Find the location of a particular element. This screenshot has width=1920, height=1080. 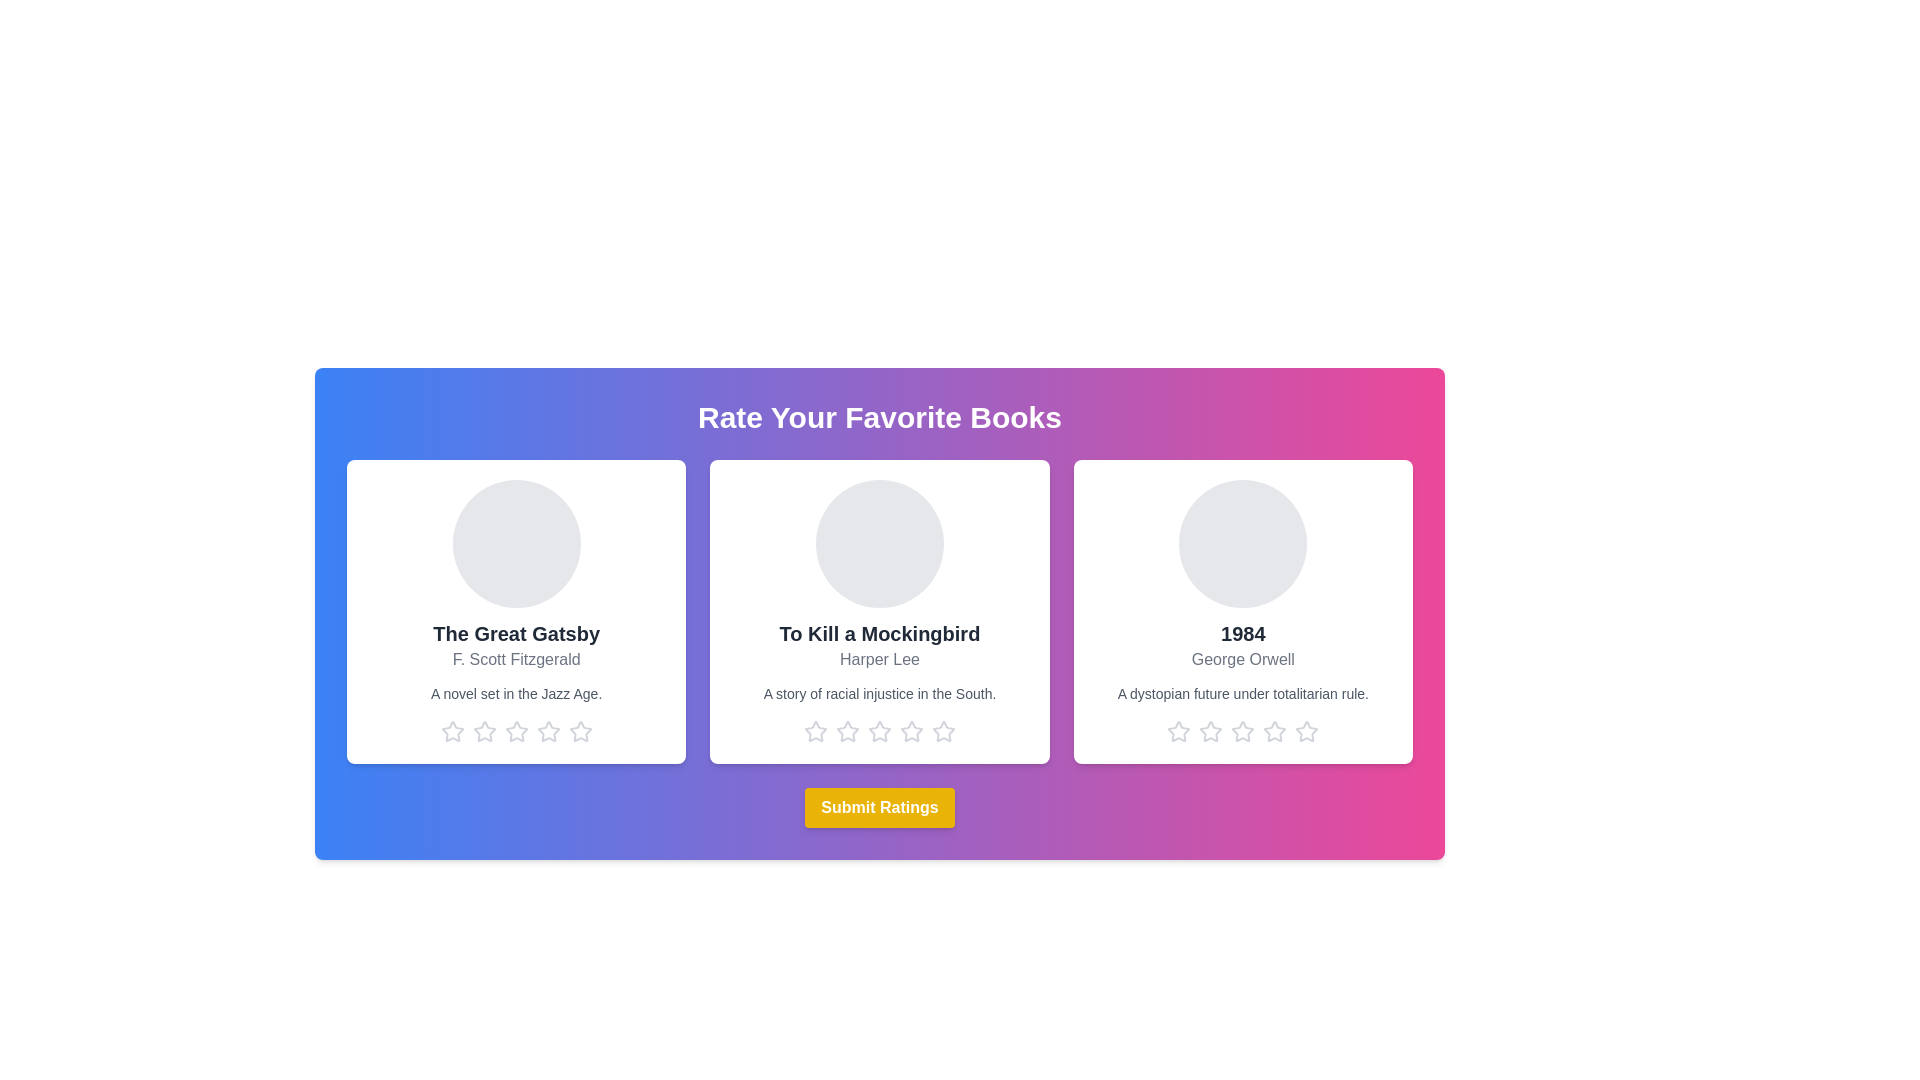

the star corresponding to the rating 5 for the book titled The Great Gatsby is located at coordinates (579, 732).